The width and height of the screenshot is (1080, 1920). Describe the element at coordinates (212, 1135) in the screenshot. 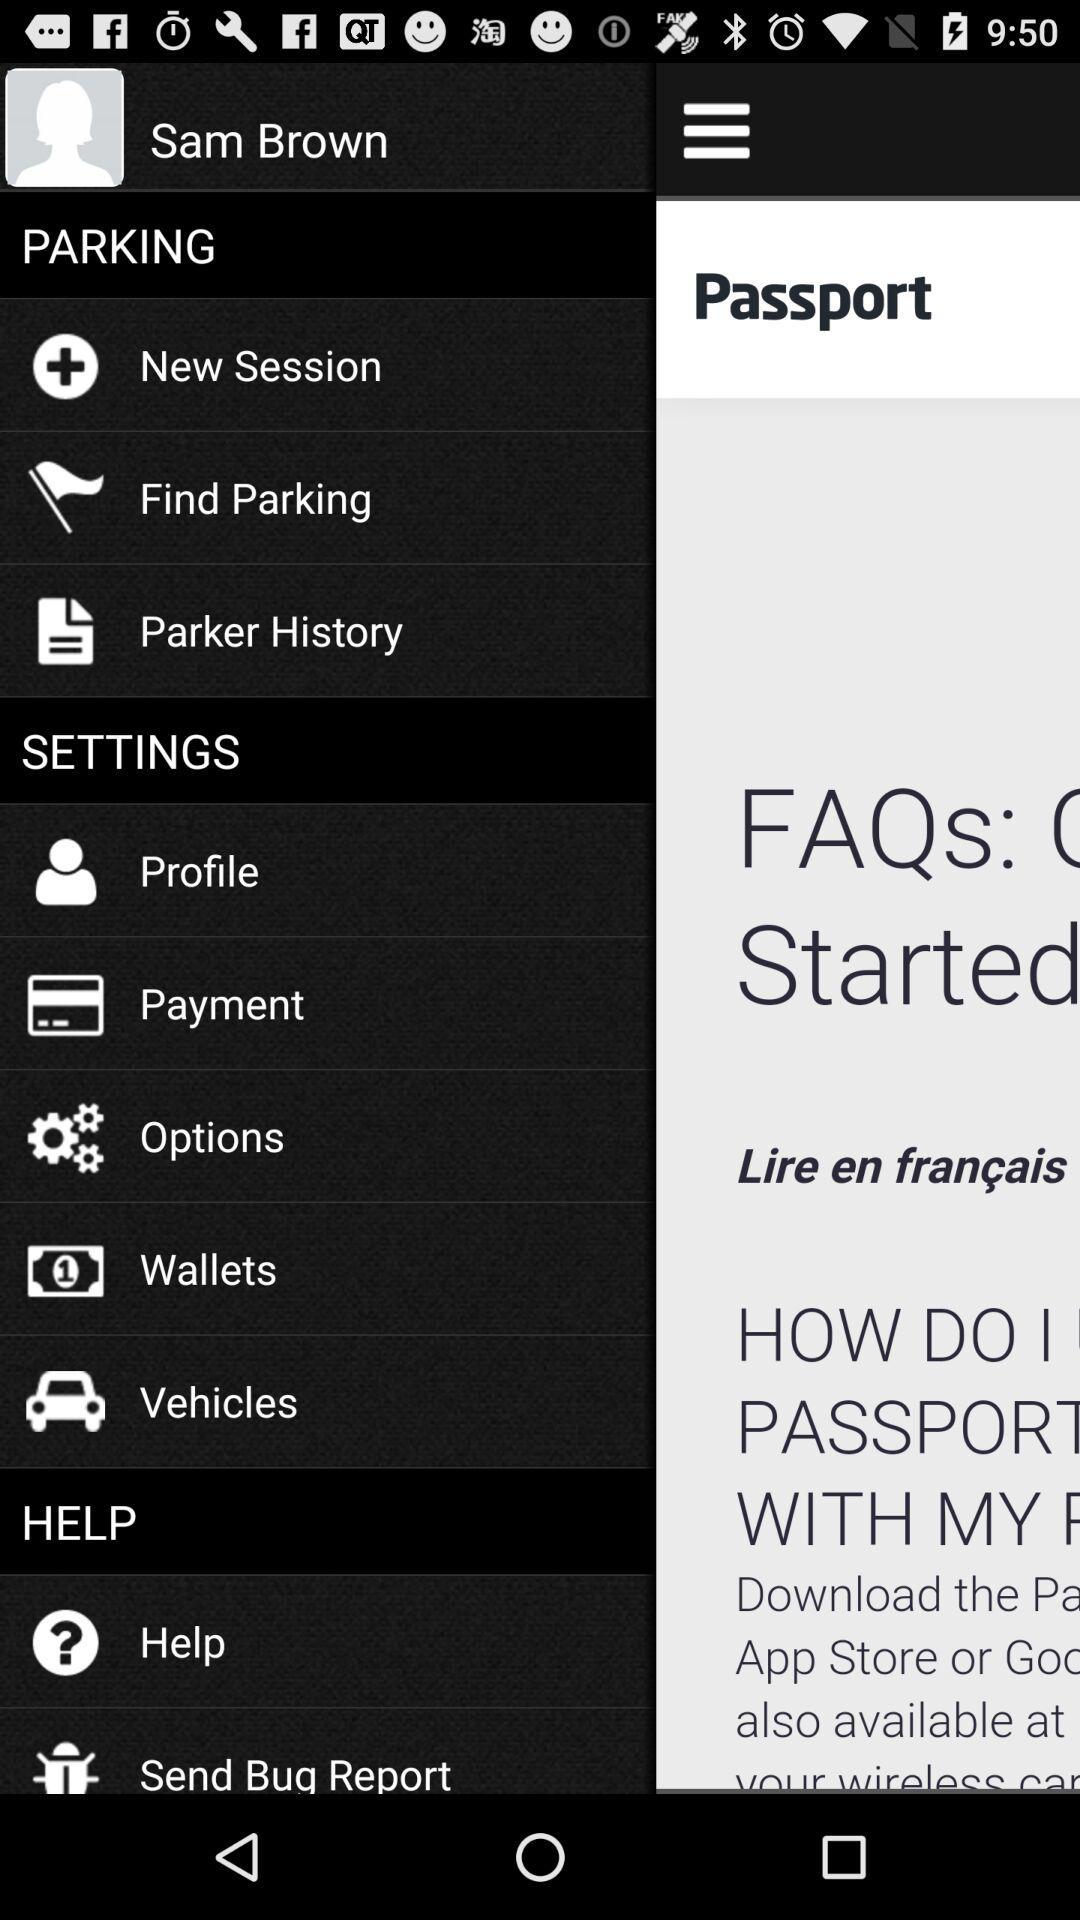

I see `the item below the payment icon` at that location.